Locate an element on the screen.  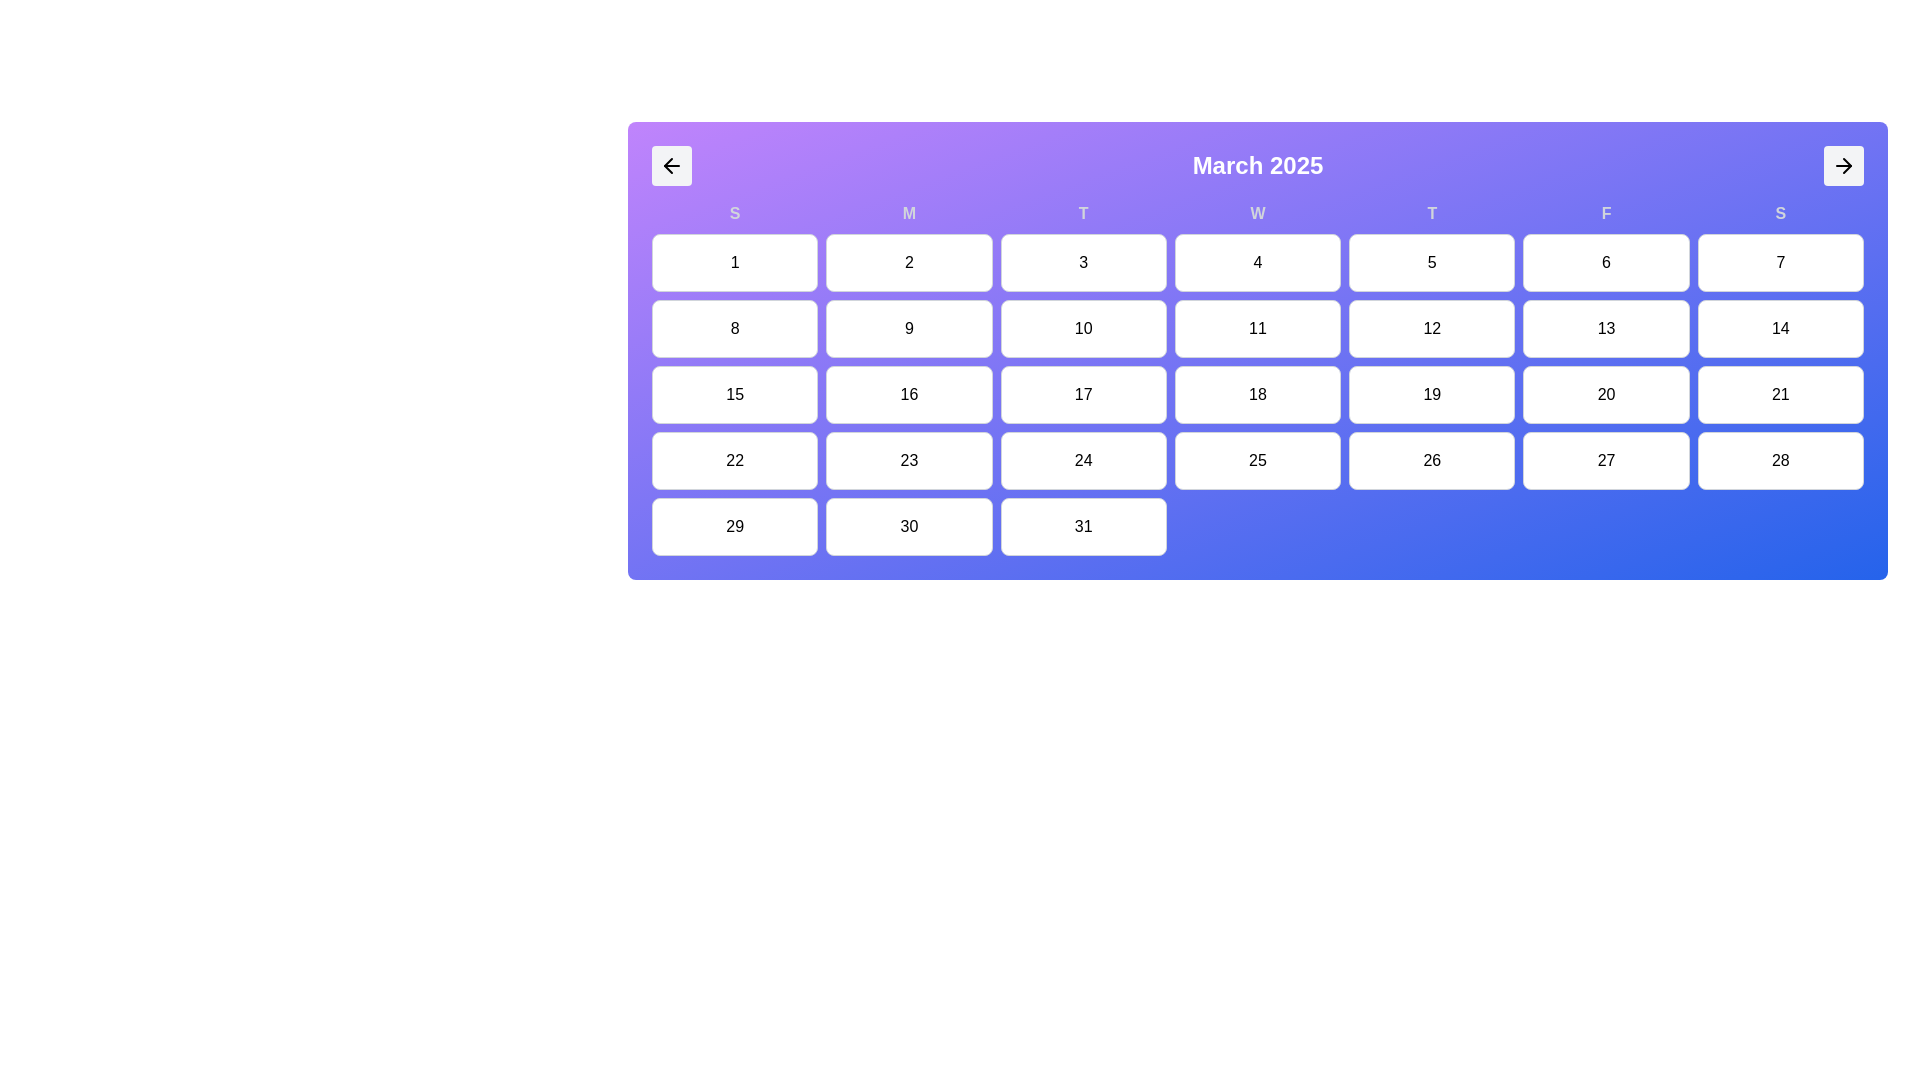
the Date cell labeled '27' in the calendar grid for March 2025, which is a rectangular button-like component with a white background and bold black text is located at coordinates (1606, 461).